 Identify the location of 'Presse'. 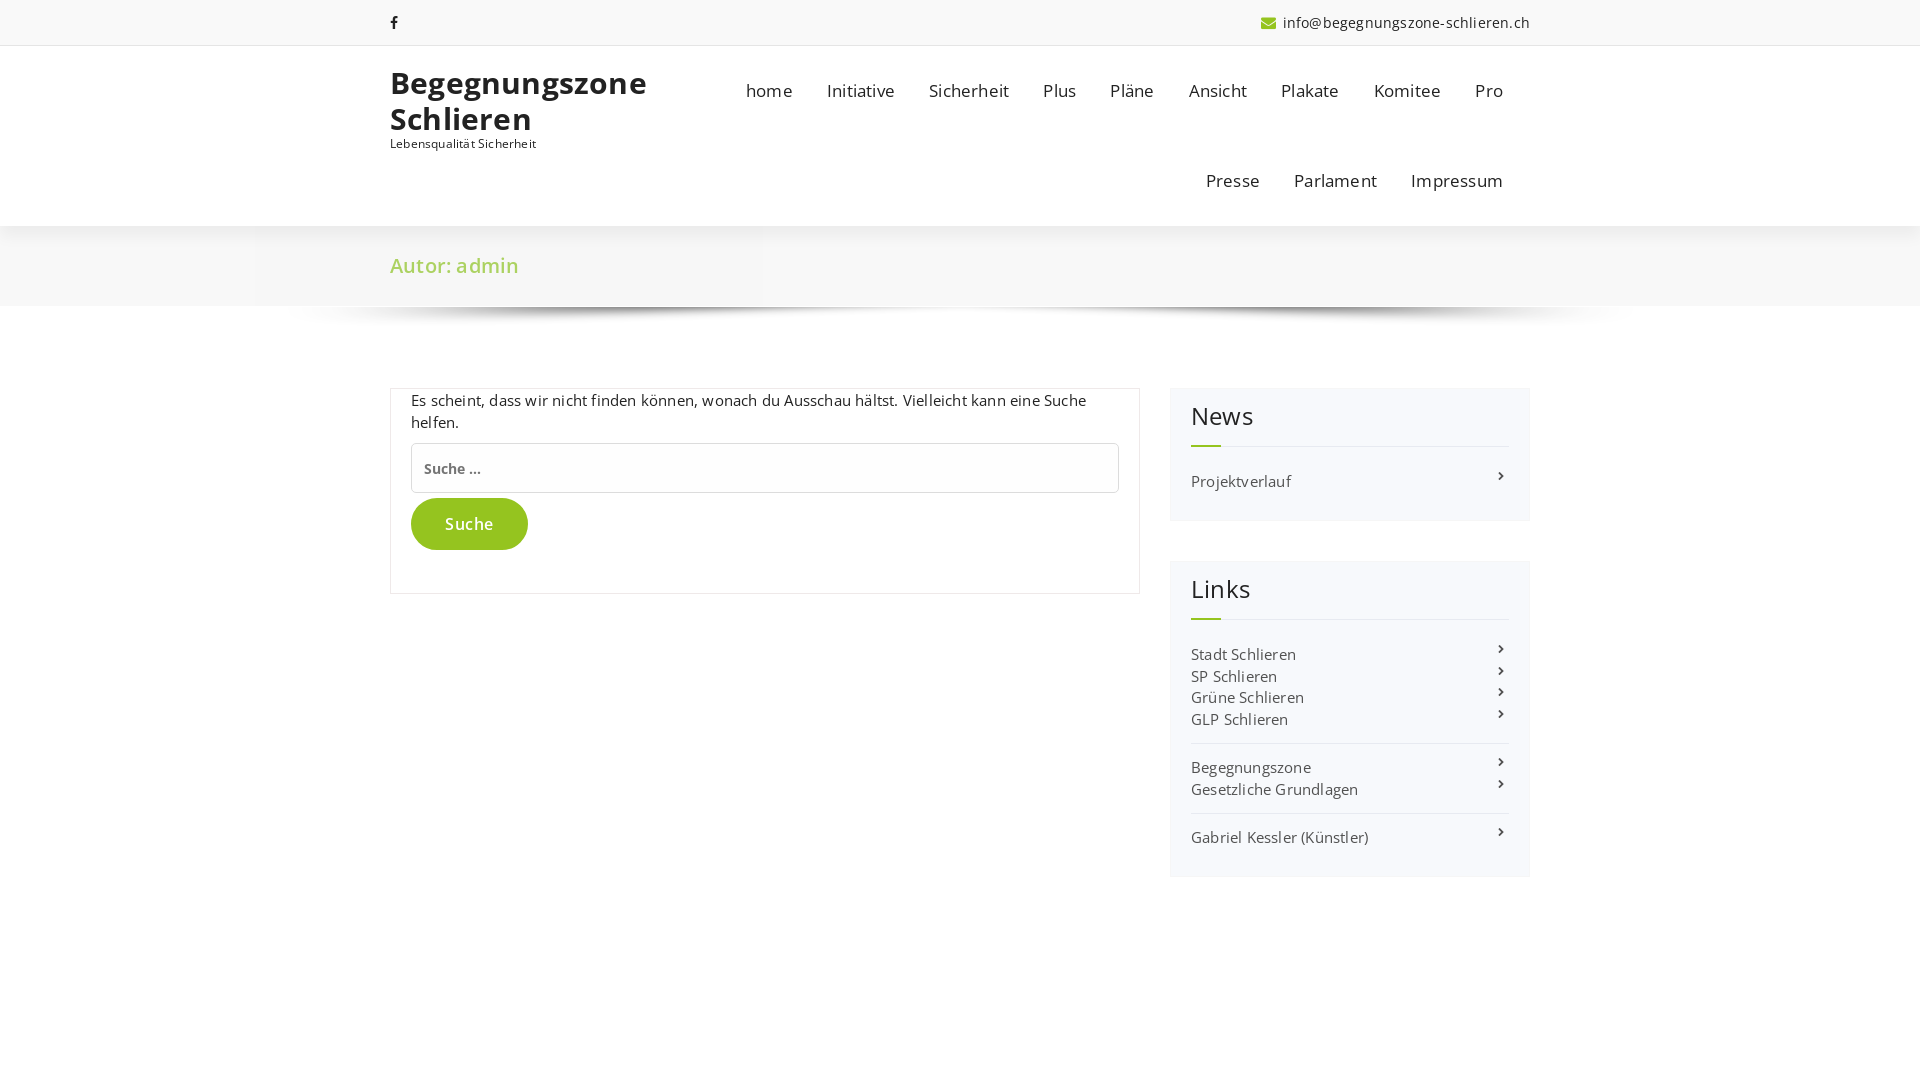
(1232, 181).